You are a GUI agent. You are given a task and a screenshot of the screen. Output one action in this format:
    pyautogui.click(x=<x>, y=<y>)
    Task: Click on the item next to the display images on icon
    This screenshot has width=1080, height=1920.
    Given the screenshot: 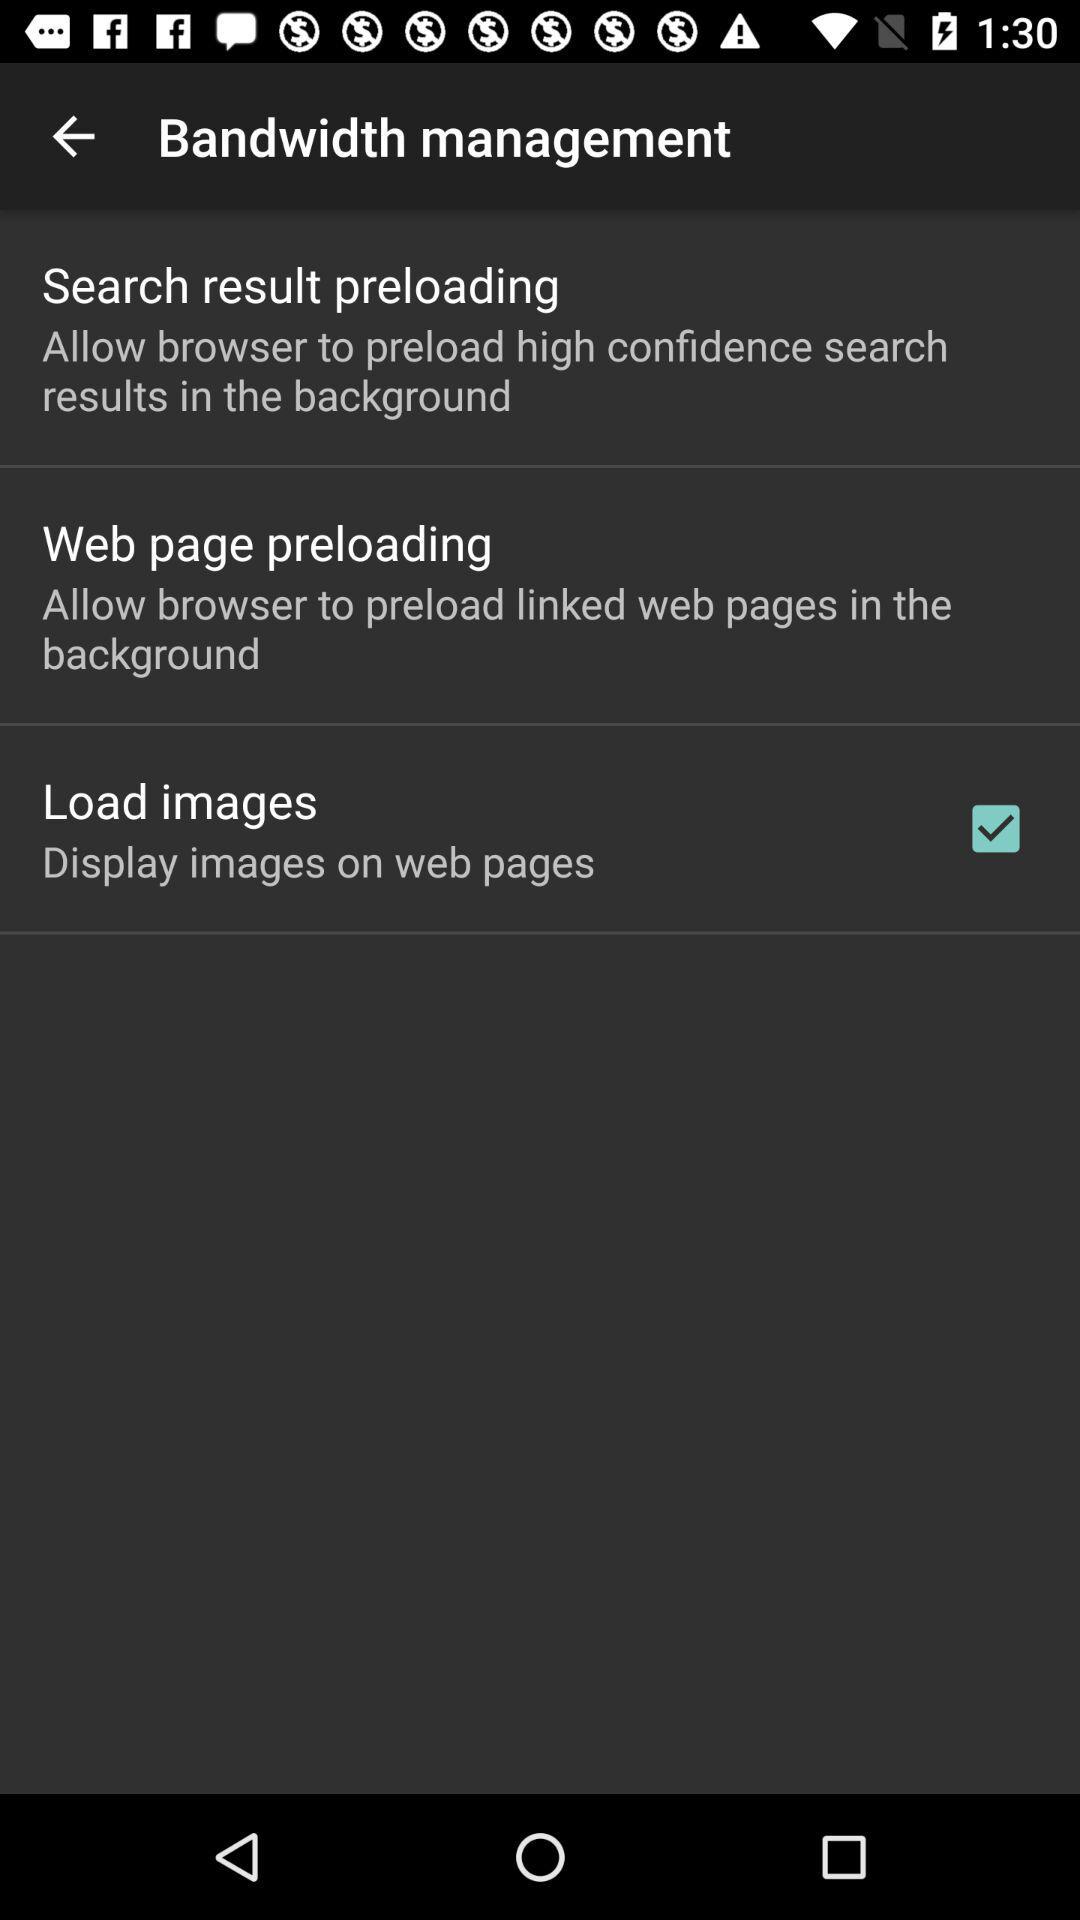 What is the action you would take?
    pyautogui.click(x=995, y=828)
    